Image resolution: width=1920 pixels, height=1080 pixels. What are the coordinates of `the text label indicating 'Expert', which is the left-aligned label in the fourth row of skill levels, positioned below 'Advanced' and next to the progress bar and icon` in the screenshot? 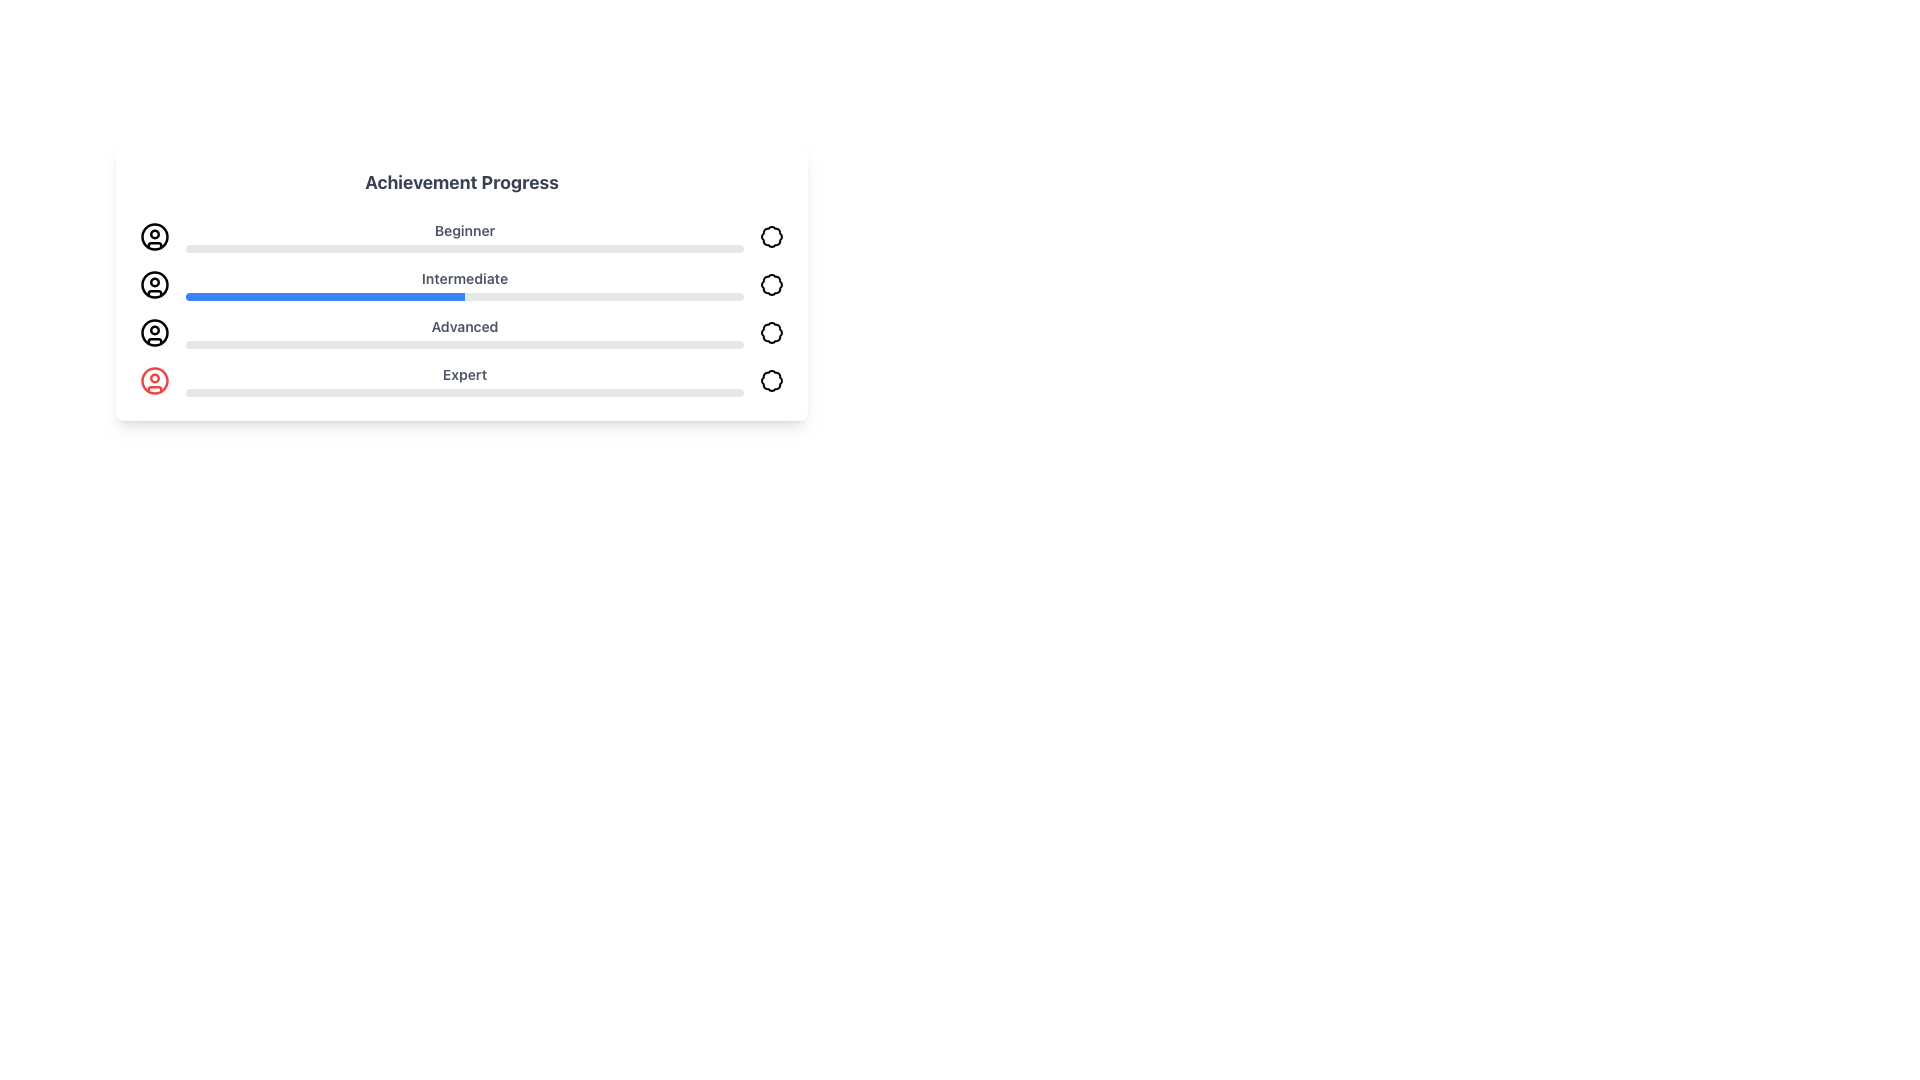 It's located at (464, 374).